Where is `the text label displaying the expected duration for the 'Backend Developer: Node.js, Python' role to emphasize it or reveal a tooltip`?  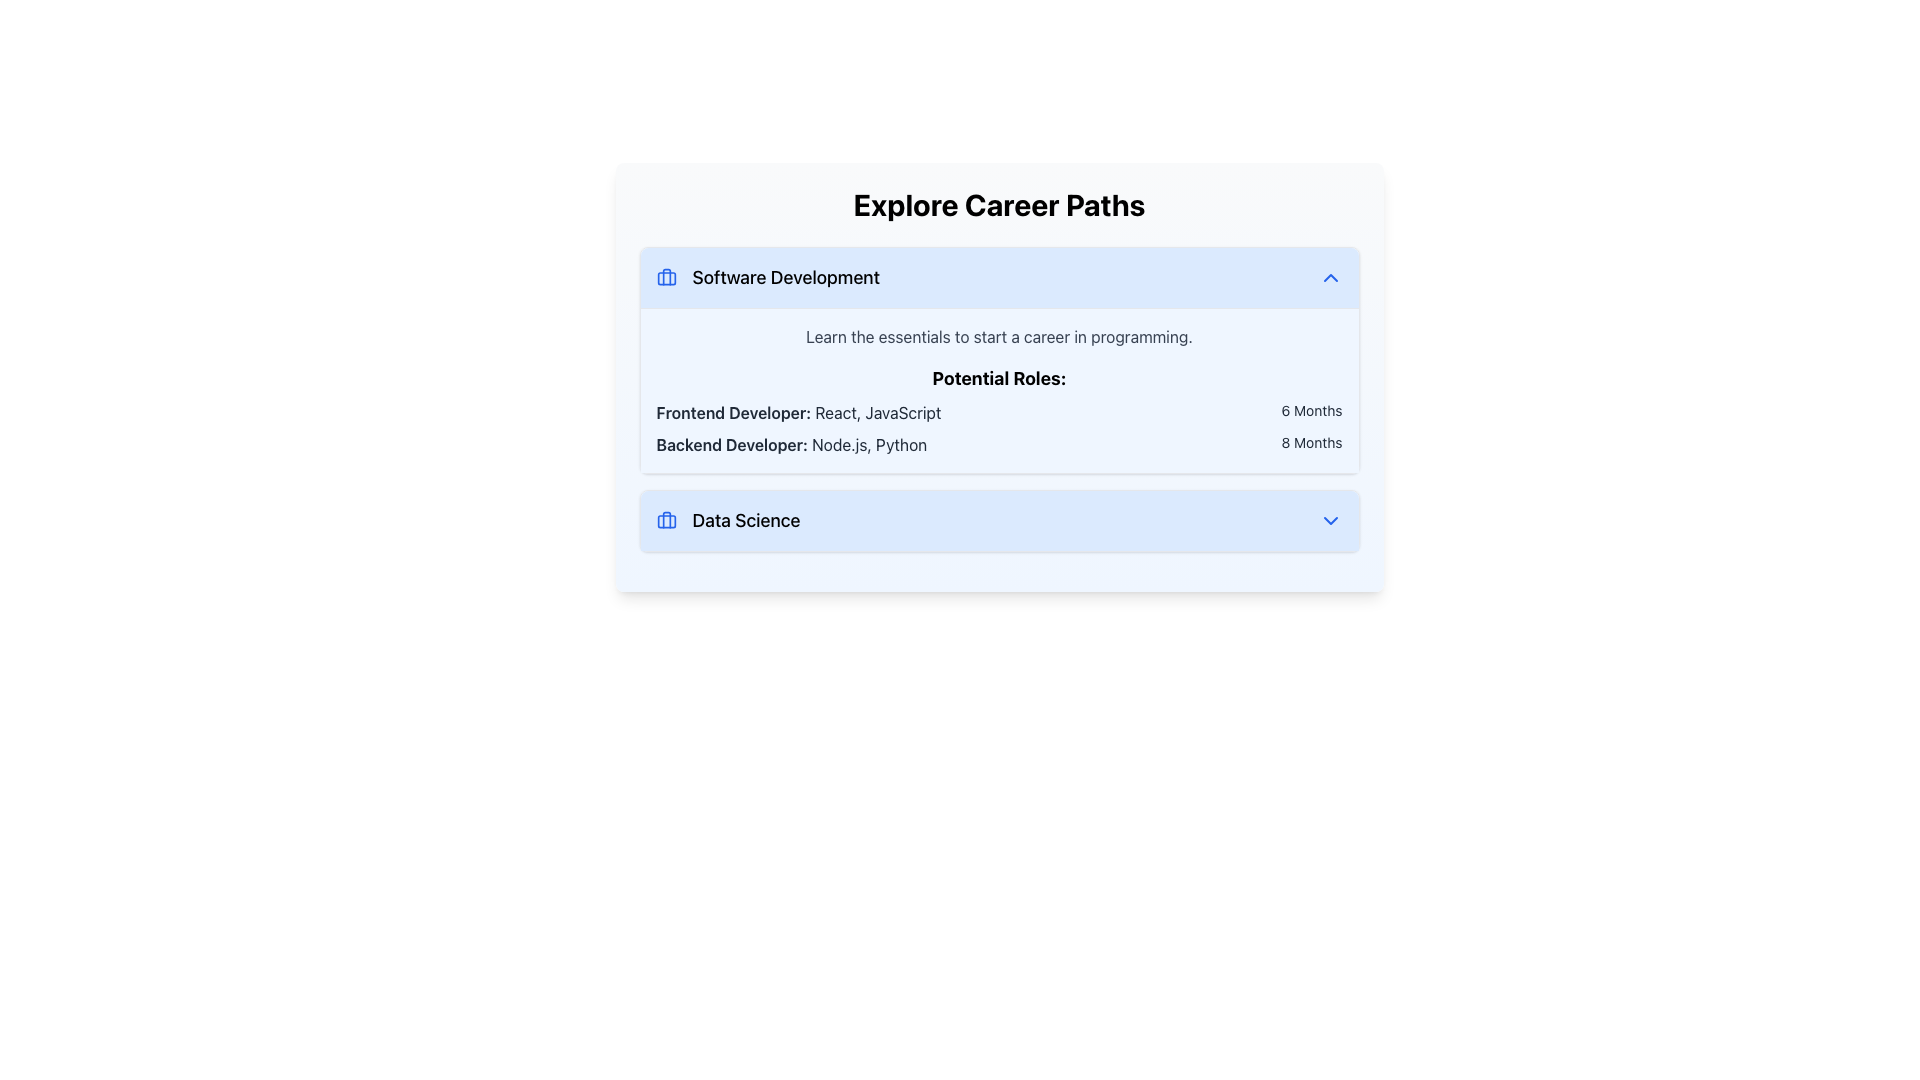 the text label displaying the expected duration for the 'Backend Developer: Node.js, Python' role to emphasize it or reveal a tooltip is located at coordinates (1311, 443).